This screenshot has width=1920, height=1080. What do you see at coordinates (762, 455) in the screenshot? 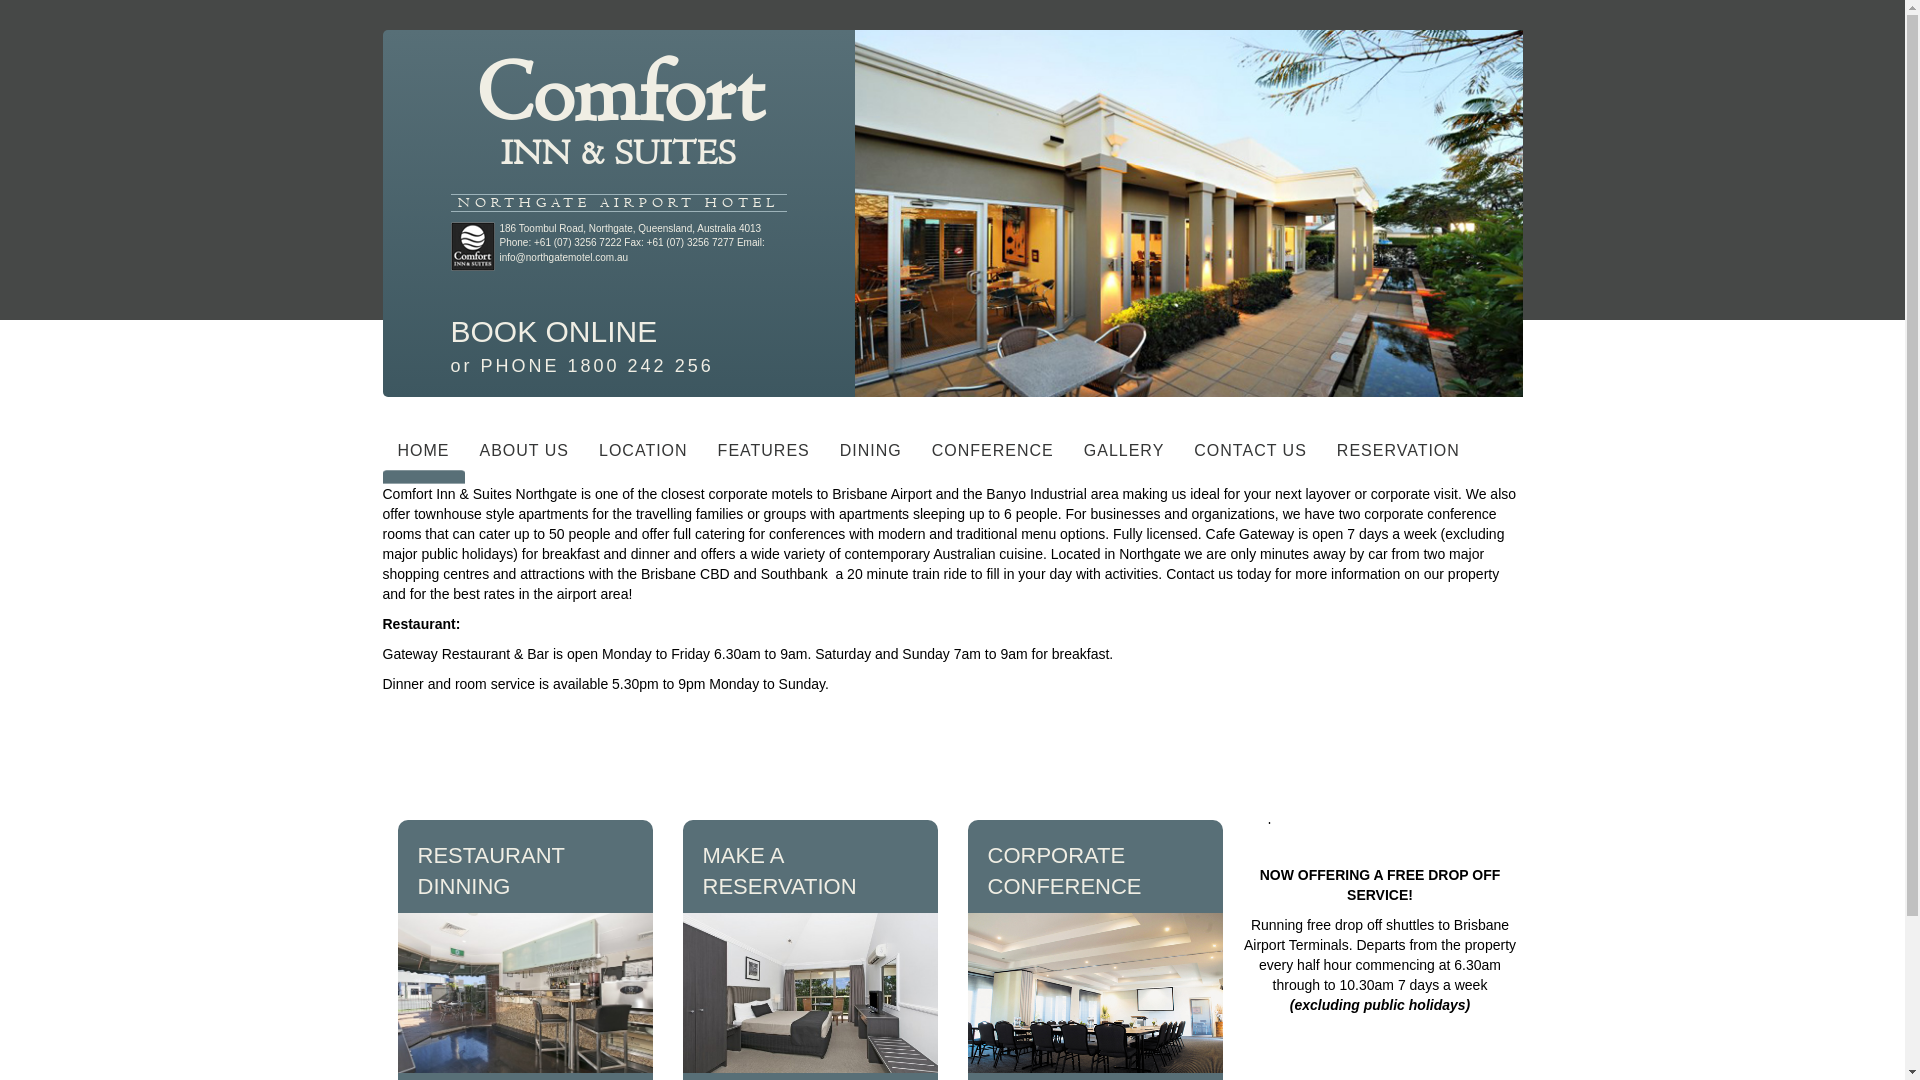
I see `'FEATURES'` at bounding box center [762, 455].